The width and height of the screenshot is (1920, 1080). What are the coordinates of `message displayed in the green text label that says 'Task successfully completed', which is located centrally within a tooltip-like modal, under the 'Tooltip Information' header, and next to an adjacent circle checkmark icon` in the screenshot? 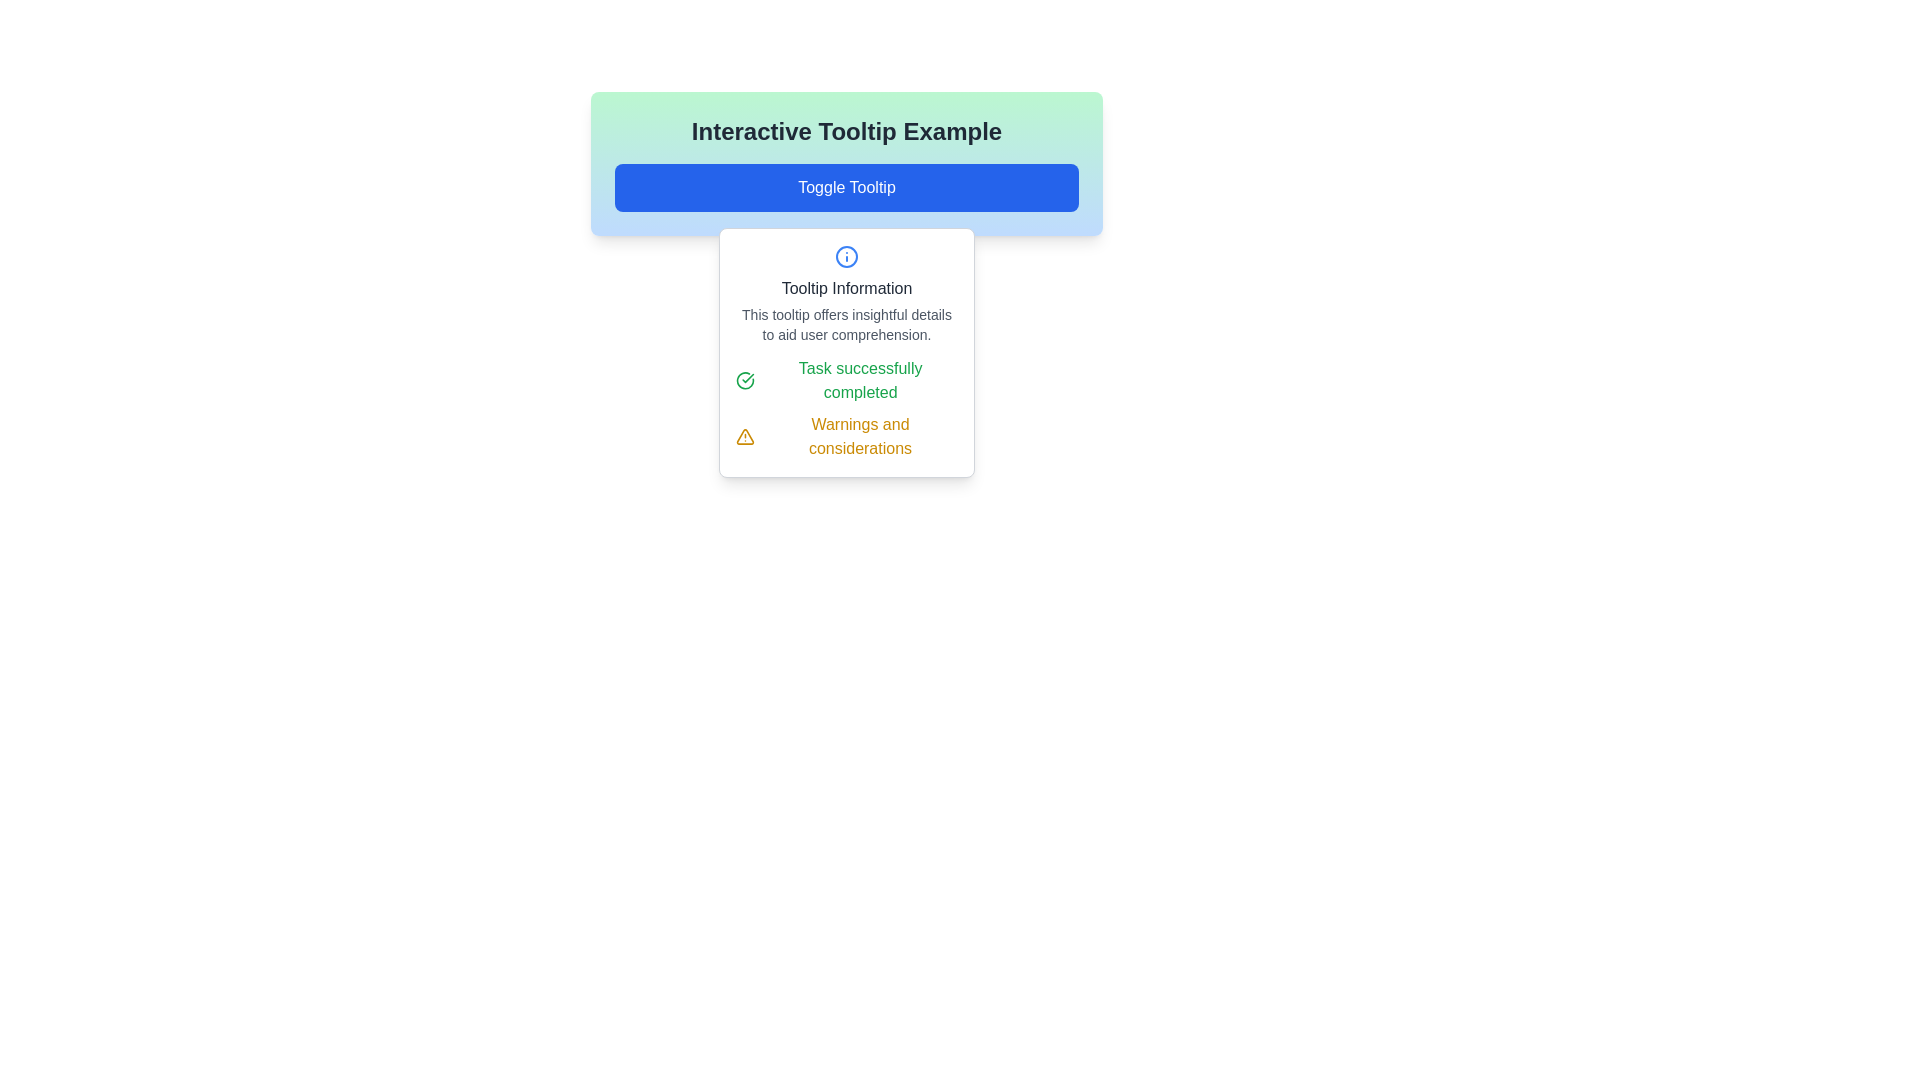 It's located at (860, 381).